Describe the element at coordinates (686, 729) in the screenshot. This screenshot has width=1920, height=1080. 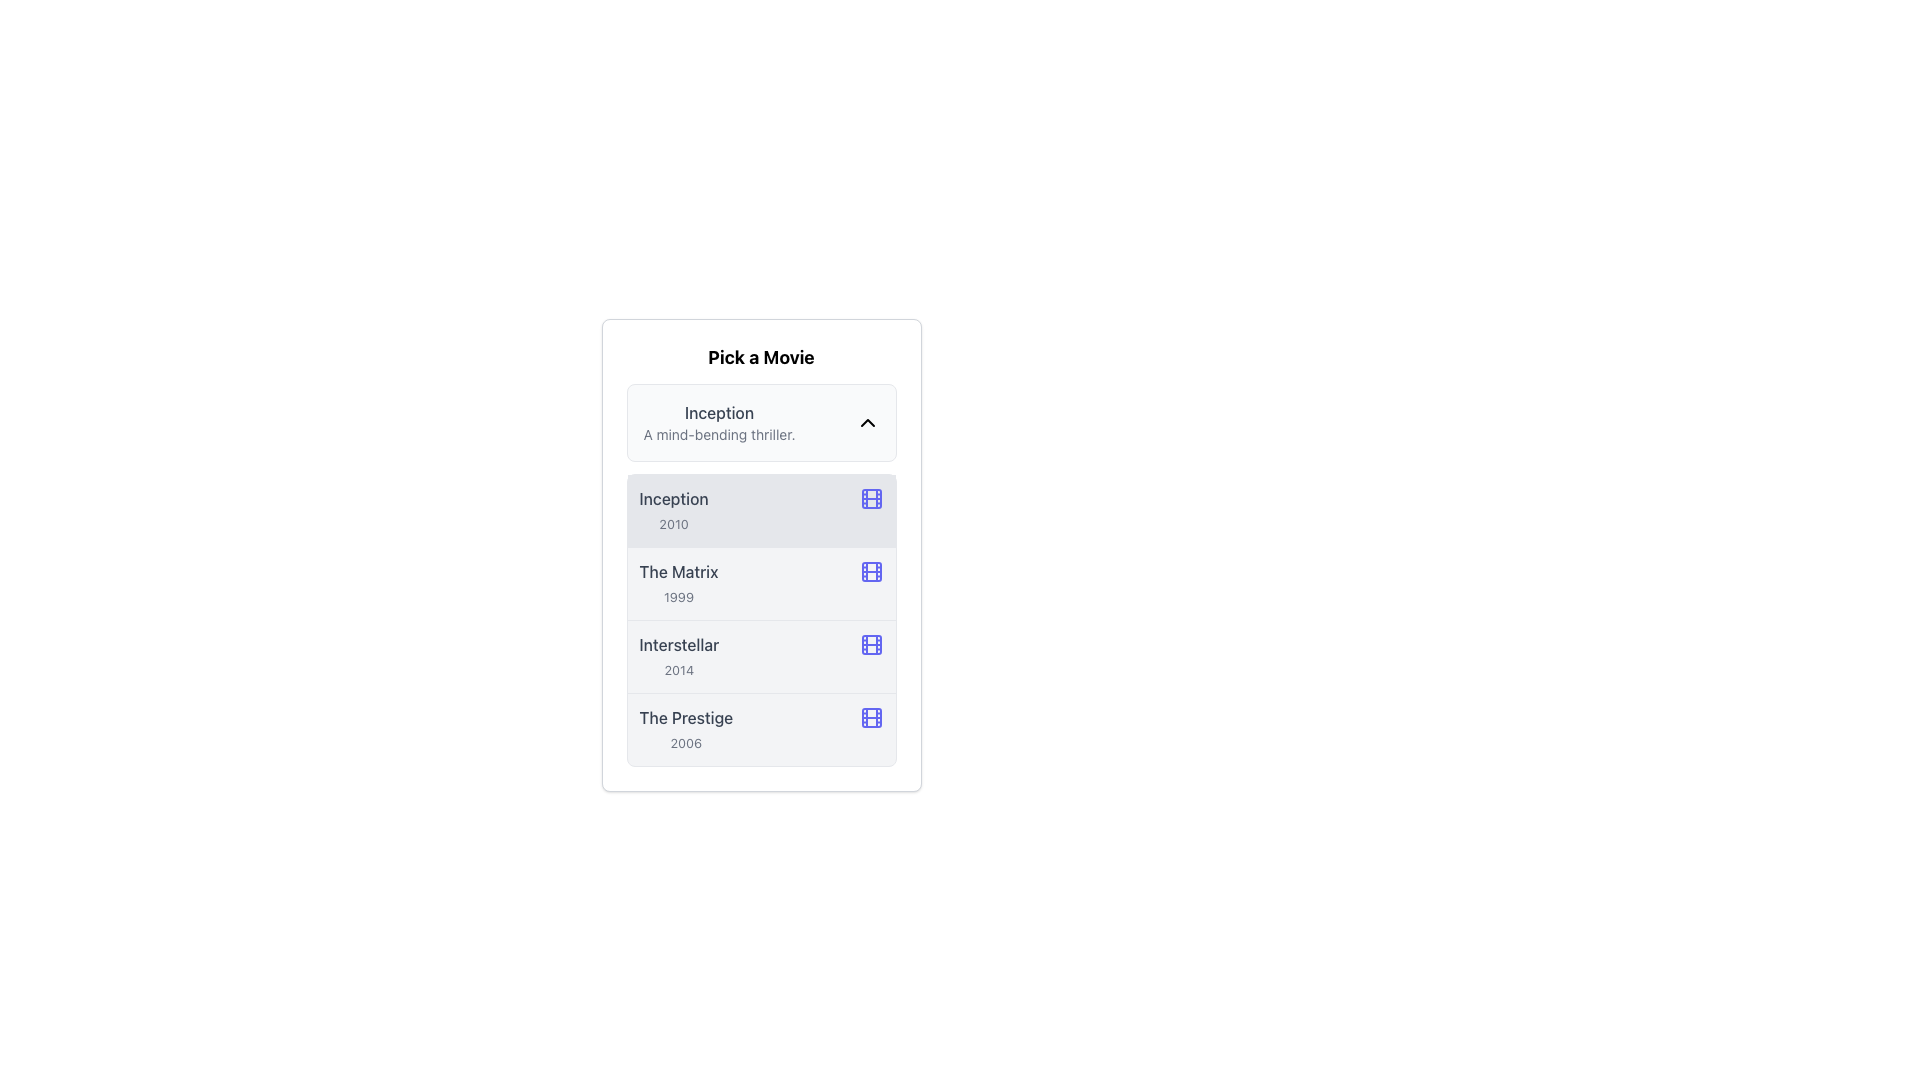
I see `the text label element displaying 'The Prestige' and '2006', which is the fourth item in a vertical list of movie titles` at that location.